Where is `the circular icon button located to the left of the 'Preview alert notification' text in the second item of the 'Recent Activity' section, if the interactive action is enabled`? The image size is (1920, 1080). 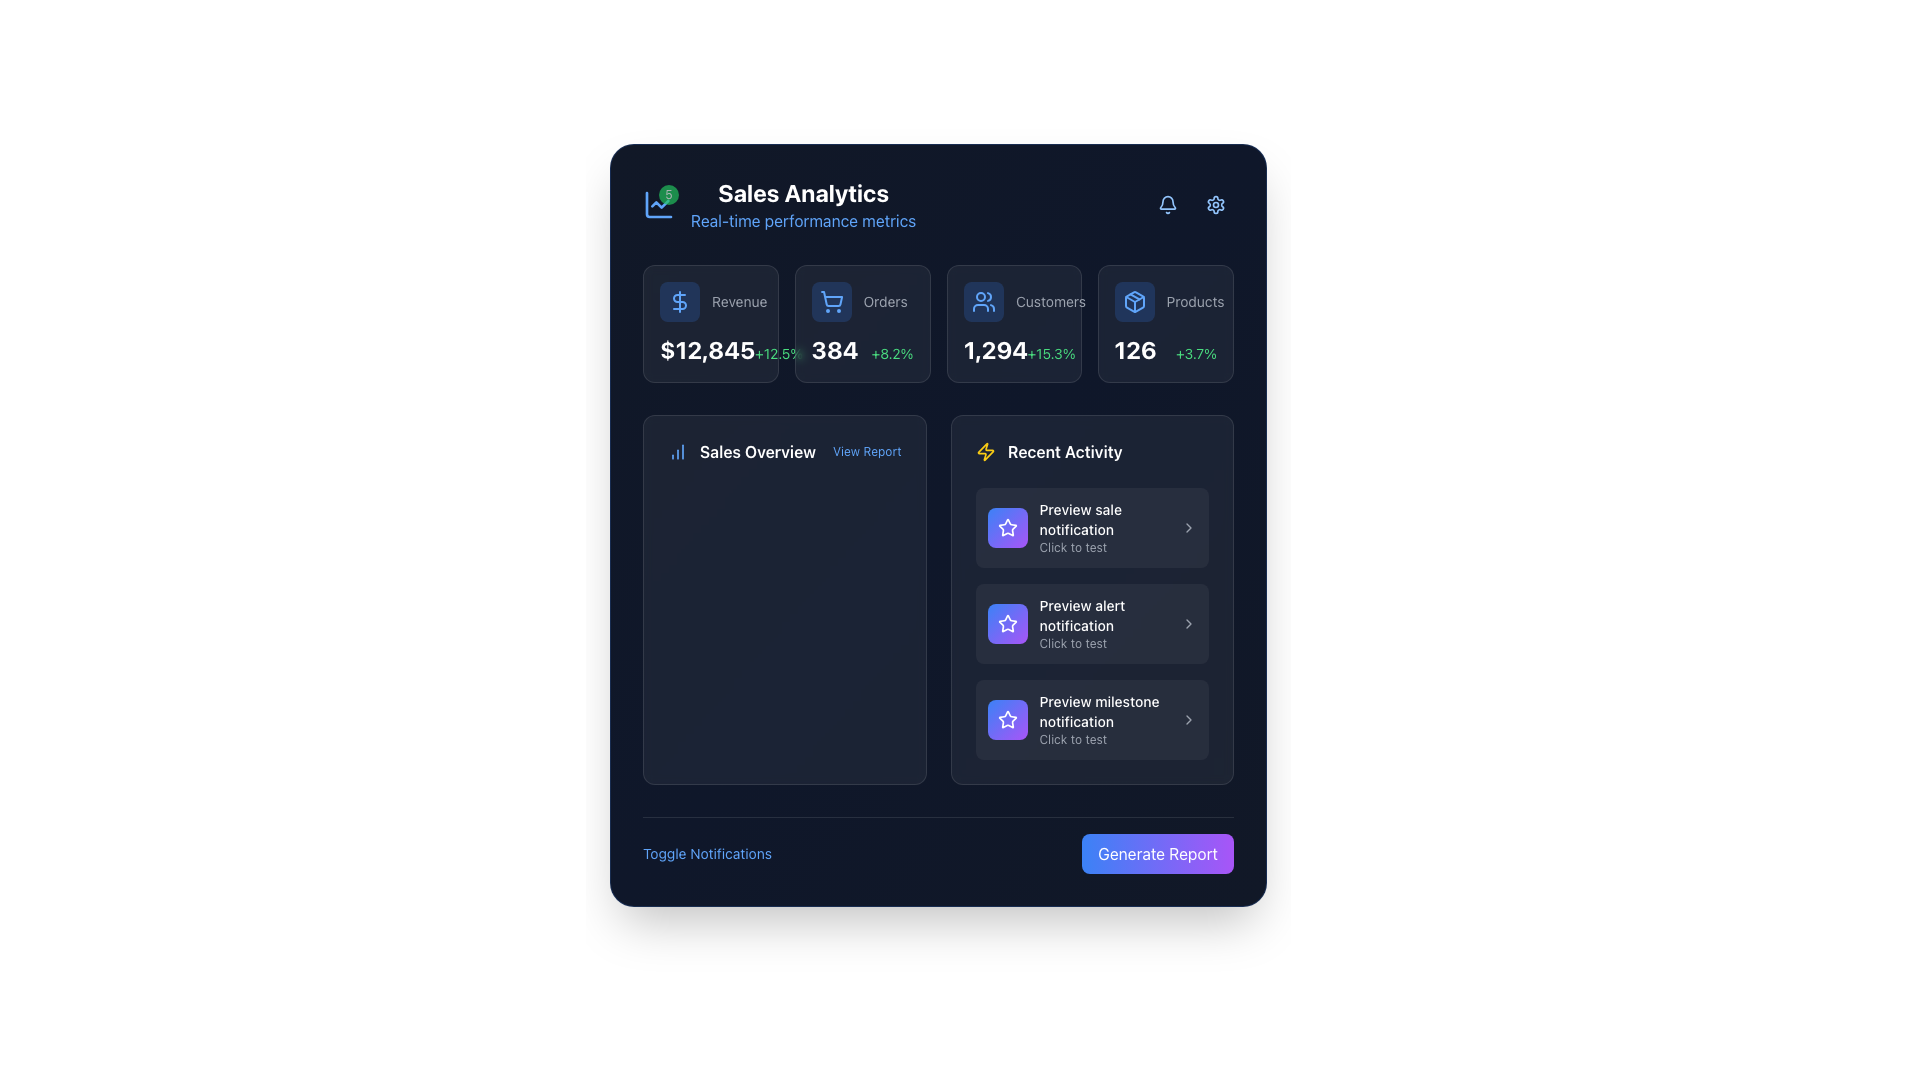 the circular icon button located to the left of the 'Preview alert notification' text in the second item of the 'Recent Activity' section, if the interactive action is enabled is located at coordinates (1007, 623).